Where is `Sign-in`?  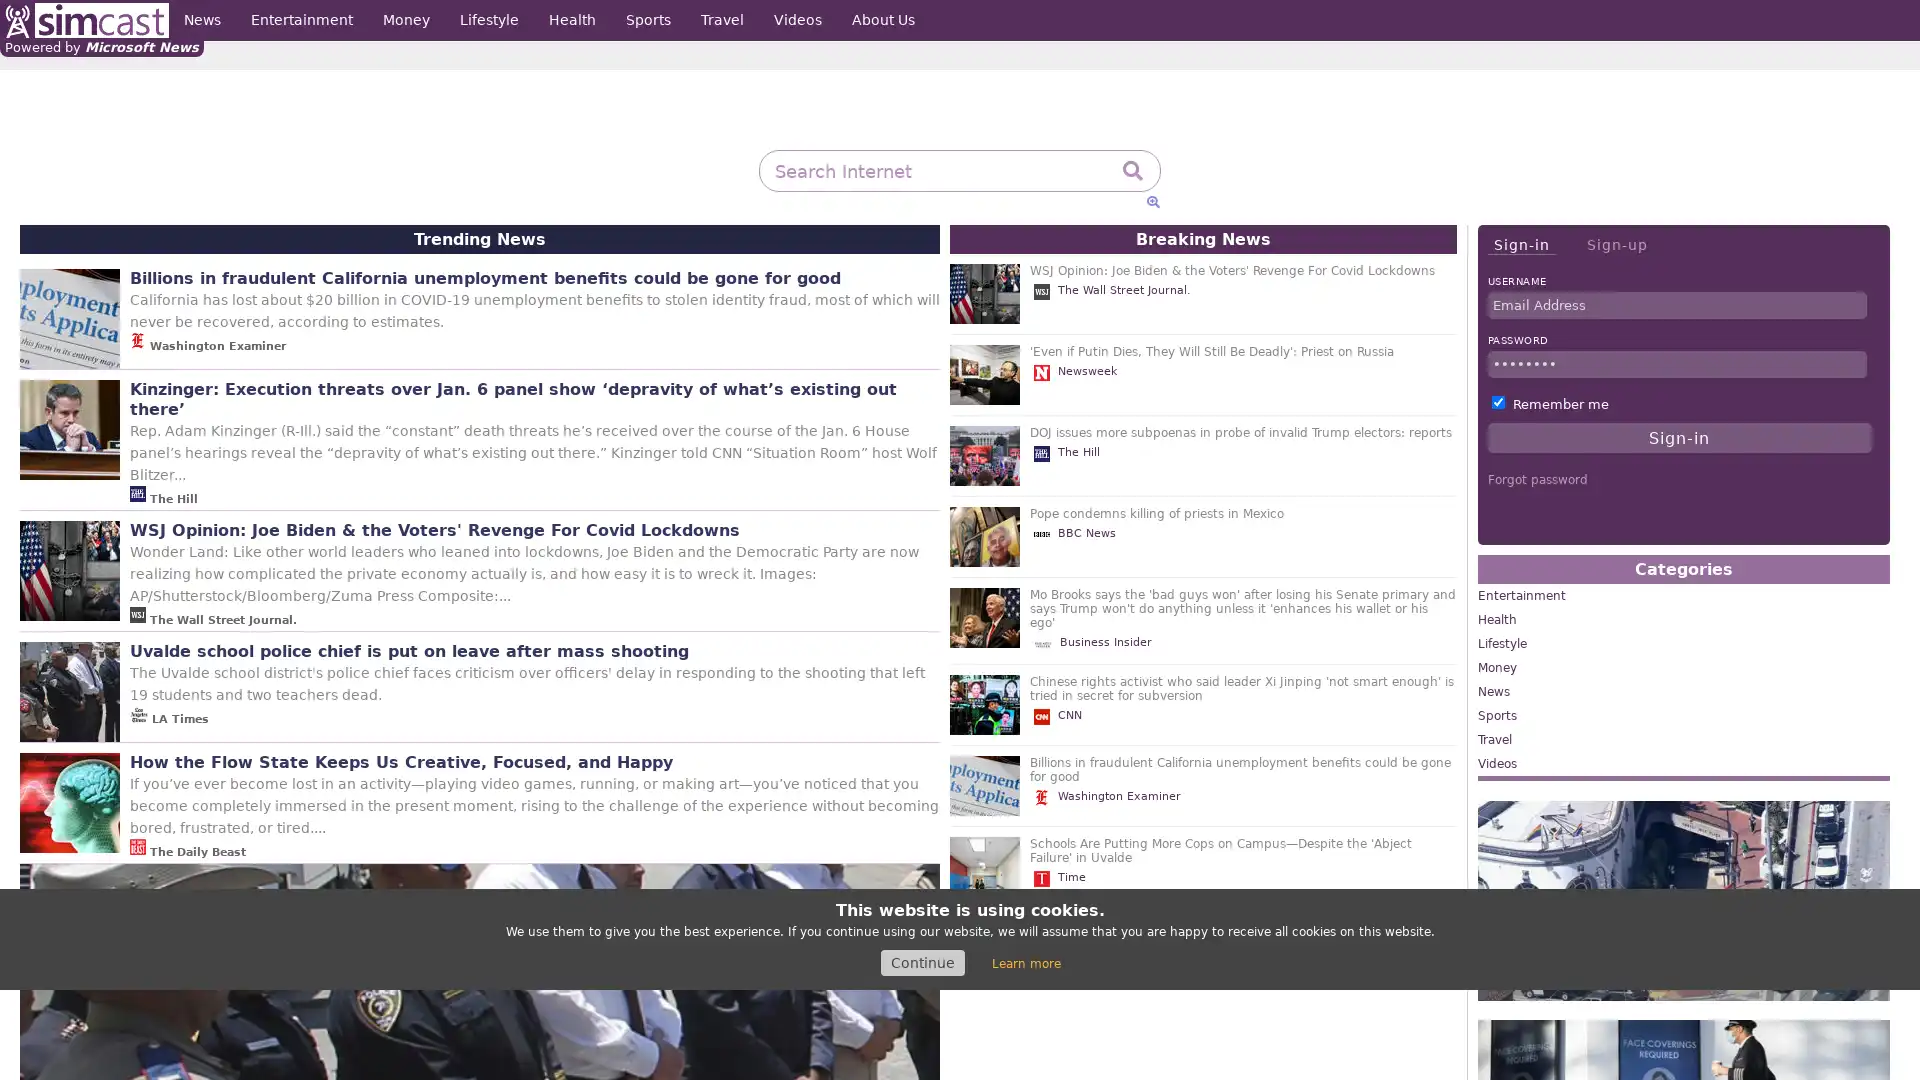
Sign-in is located at coordinates (1679, 437).